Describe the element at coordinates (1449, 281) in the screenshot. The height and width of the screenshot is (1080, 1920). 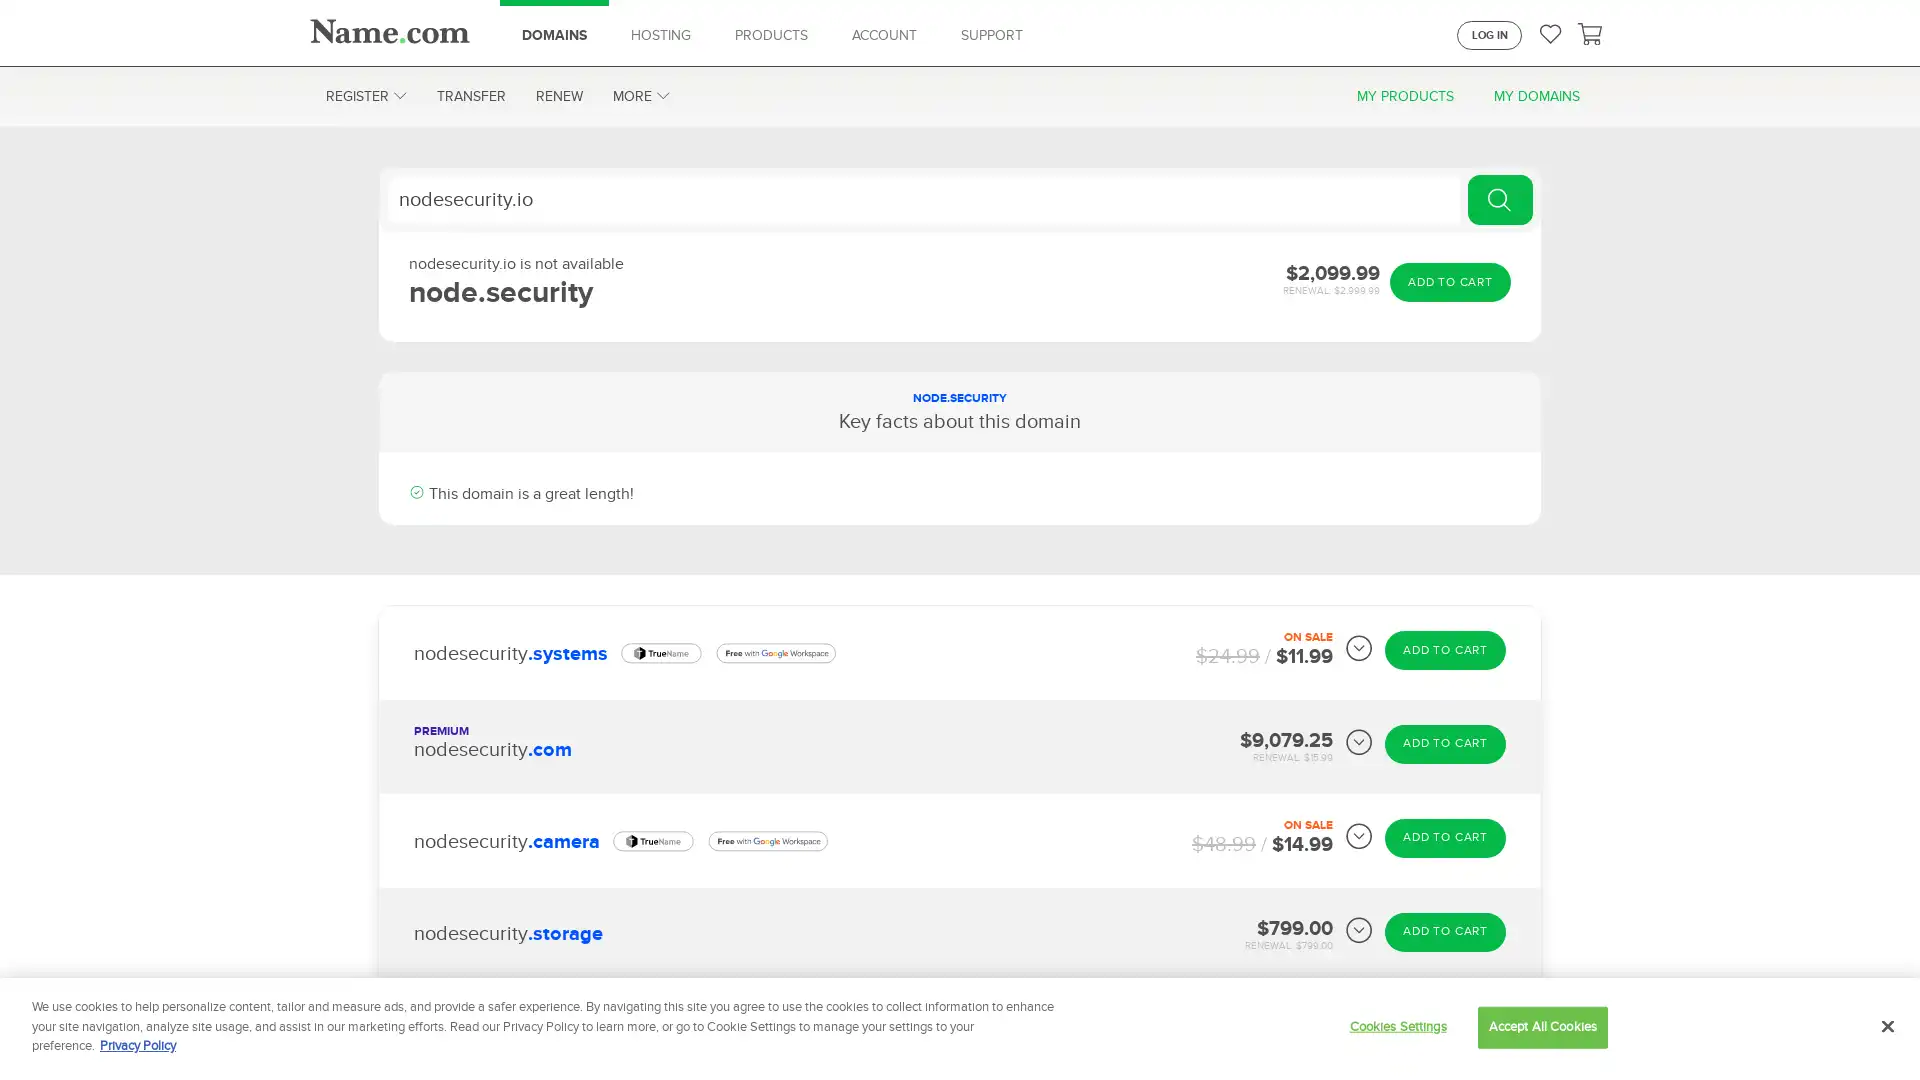
I see `ADD TO CART` at that location.